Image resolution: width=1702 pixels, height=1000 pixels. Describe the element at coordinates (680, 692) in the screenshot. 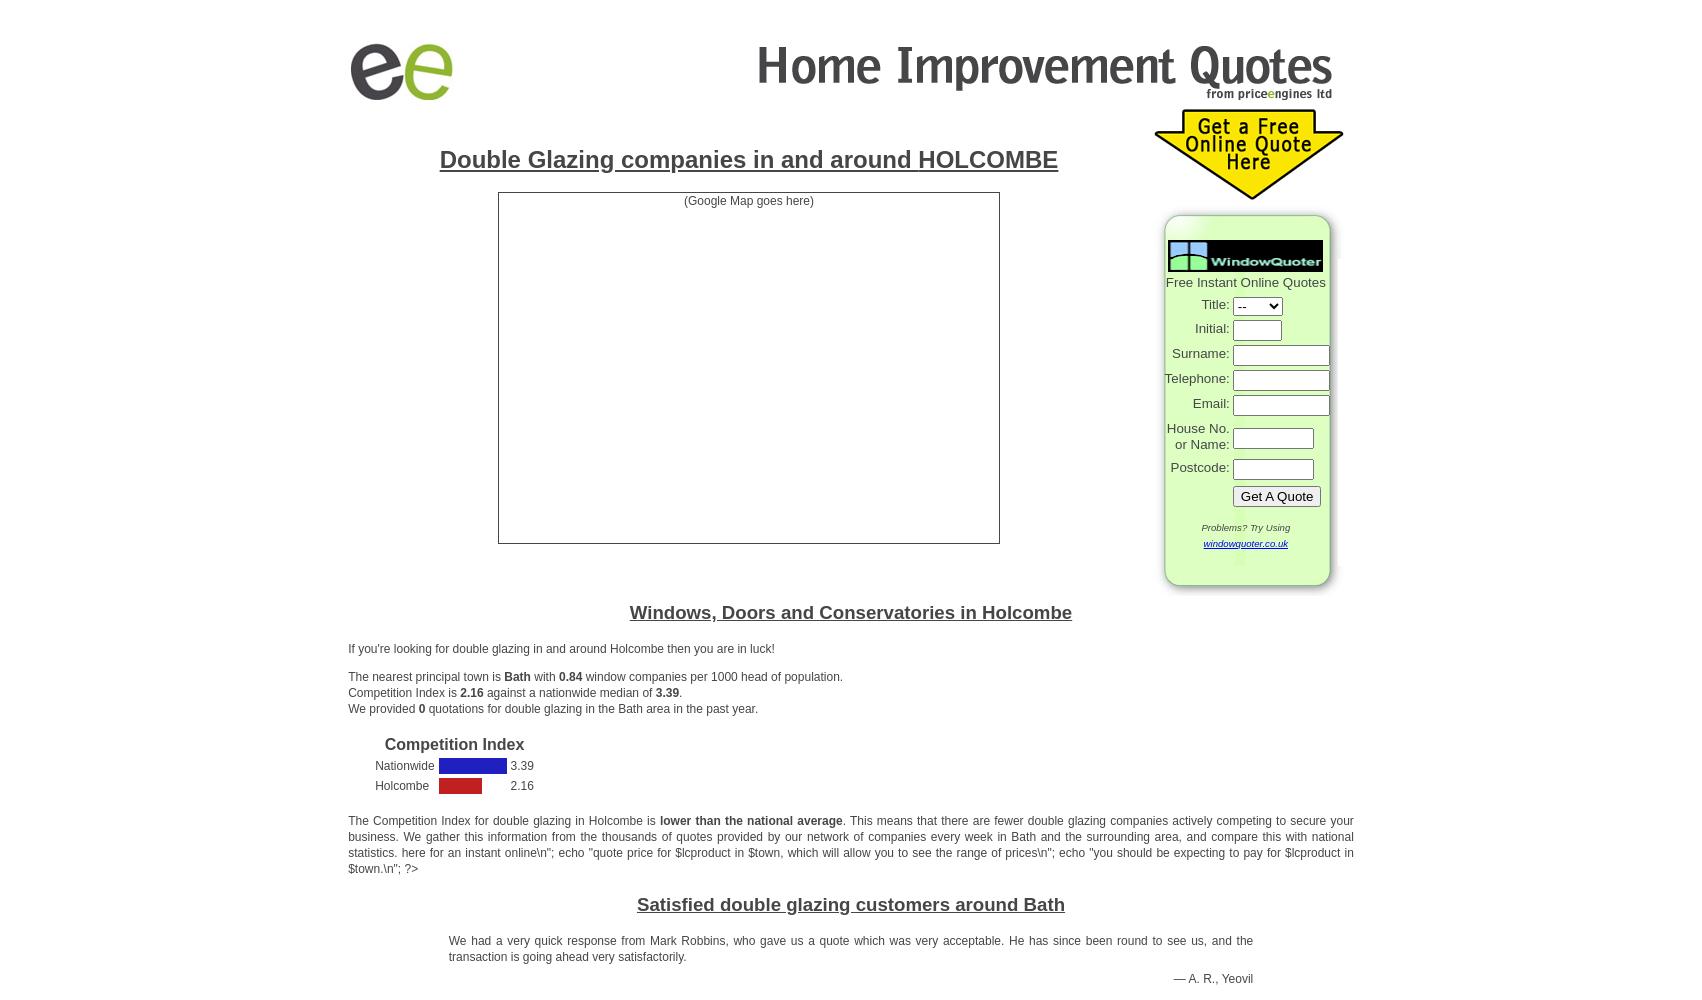

I see `'.'` at that location.